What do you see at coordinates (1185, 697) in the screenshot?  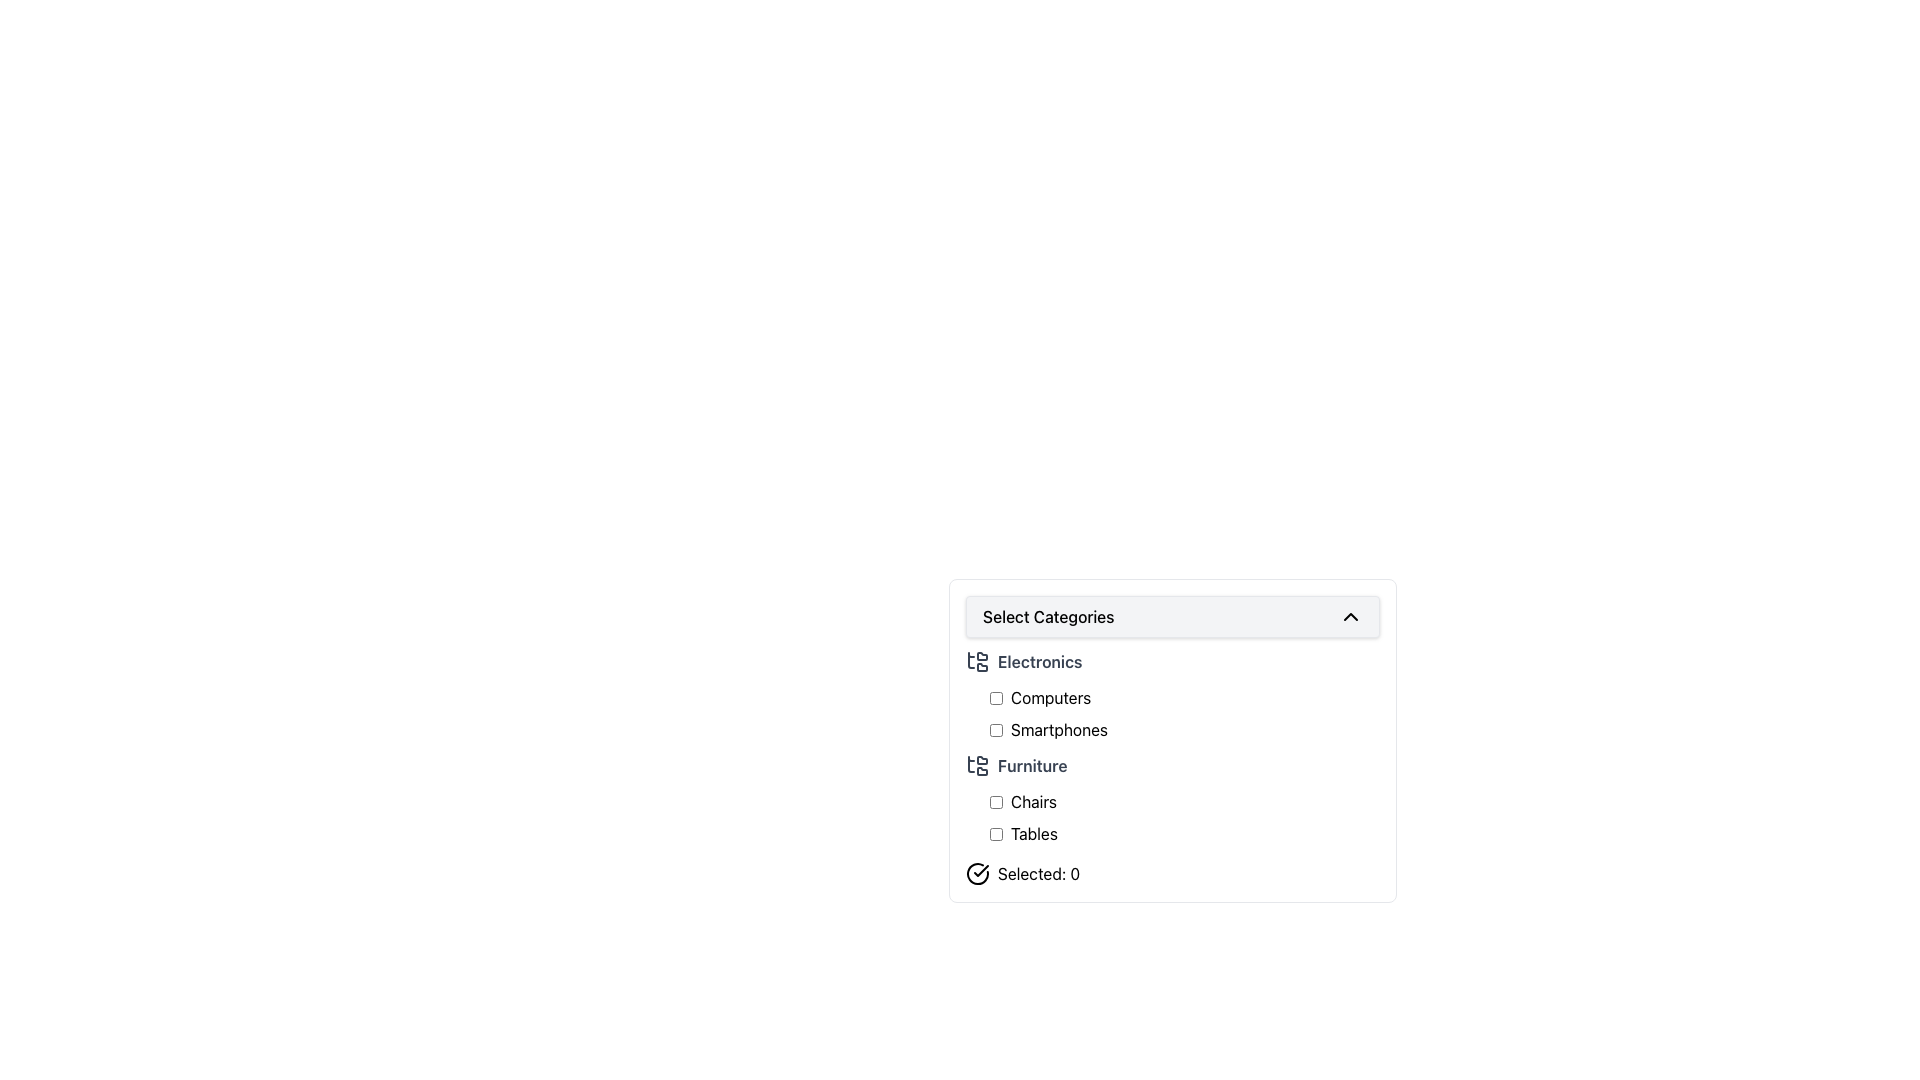 I see `the checkbox for the 'Computers' option located within the 'Electronics' category, allowing for keyboard interaction` at bounding box center [1185, 697].